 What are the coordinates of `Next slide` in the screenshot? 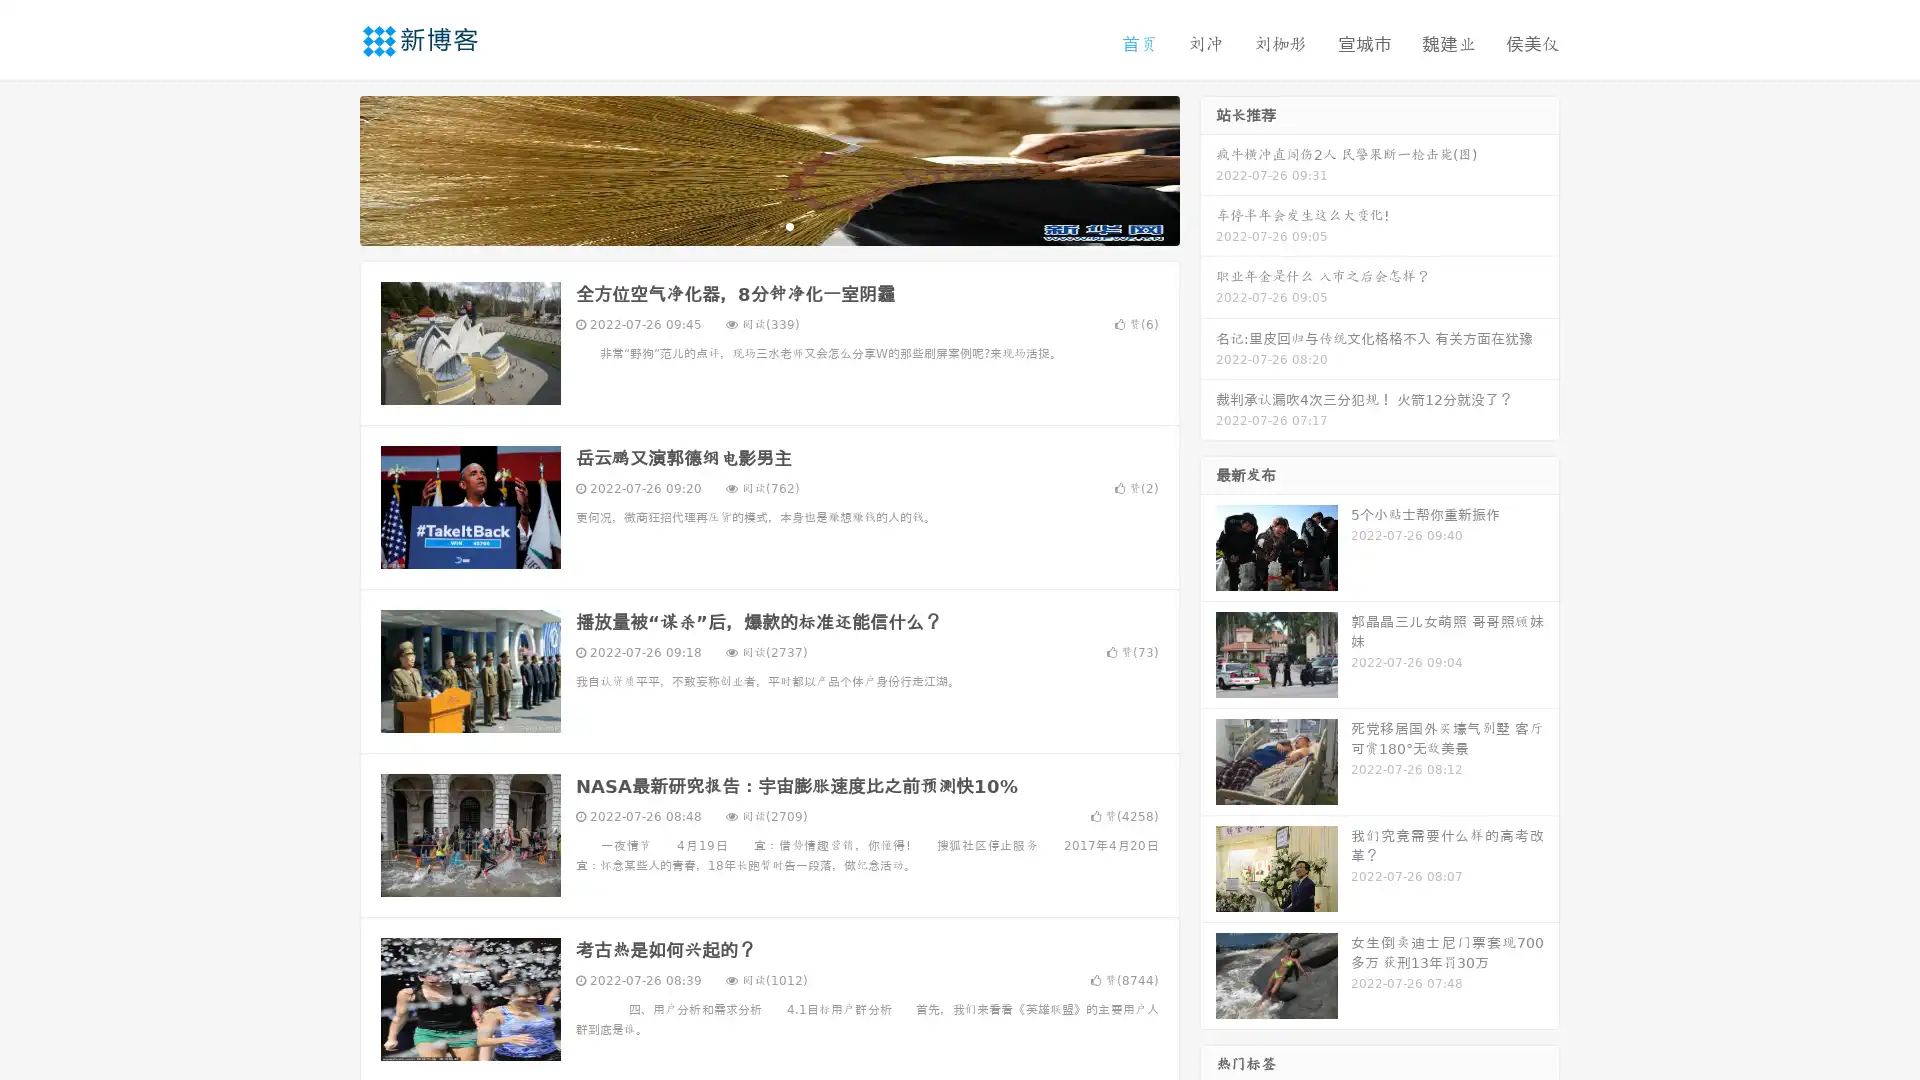 It's located at (1208, 168).